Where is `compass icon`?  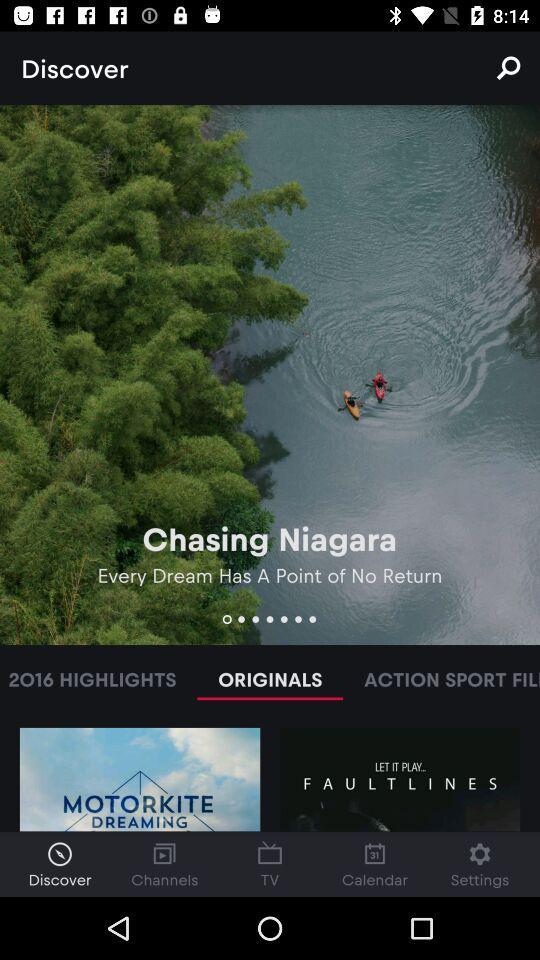 compass icon is located at coordinates (59, 853).